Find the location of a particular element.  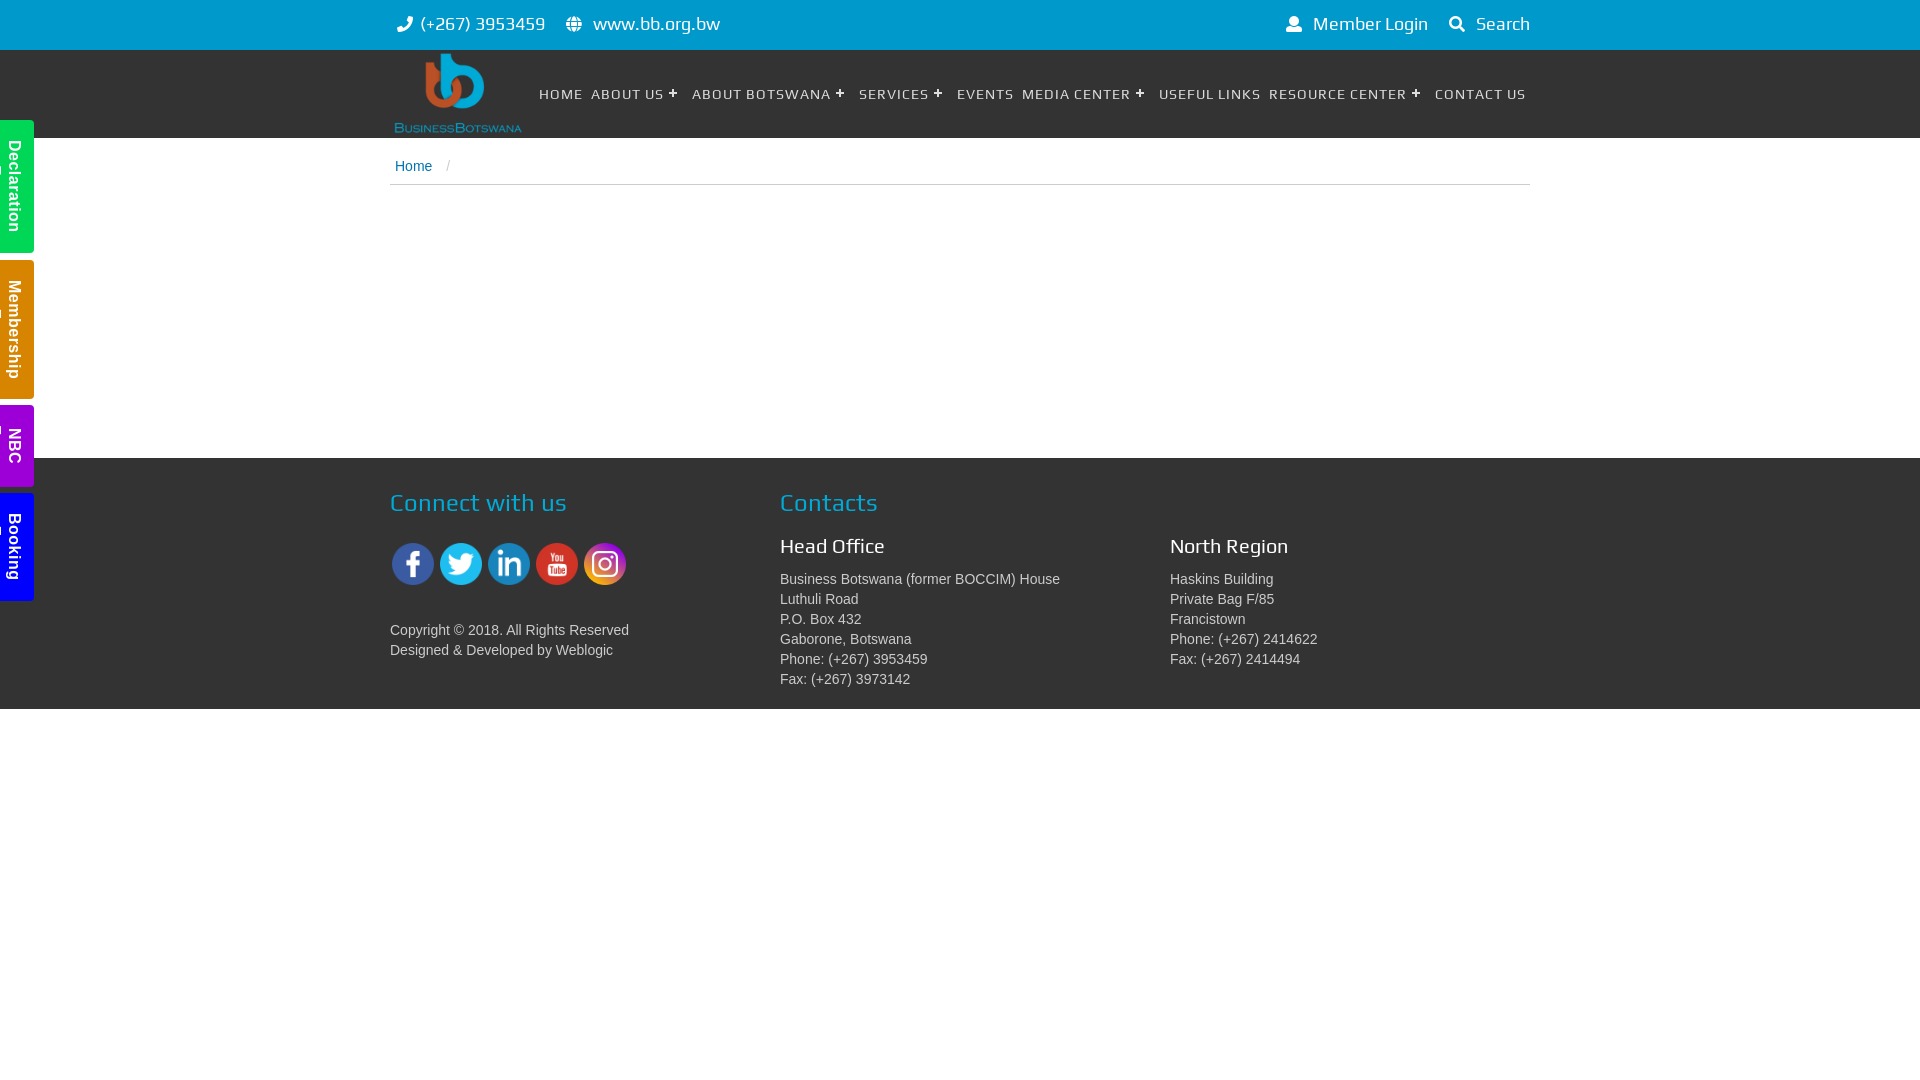

'ABOUT BOTSWANA' is located at coordinates (770, 93).